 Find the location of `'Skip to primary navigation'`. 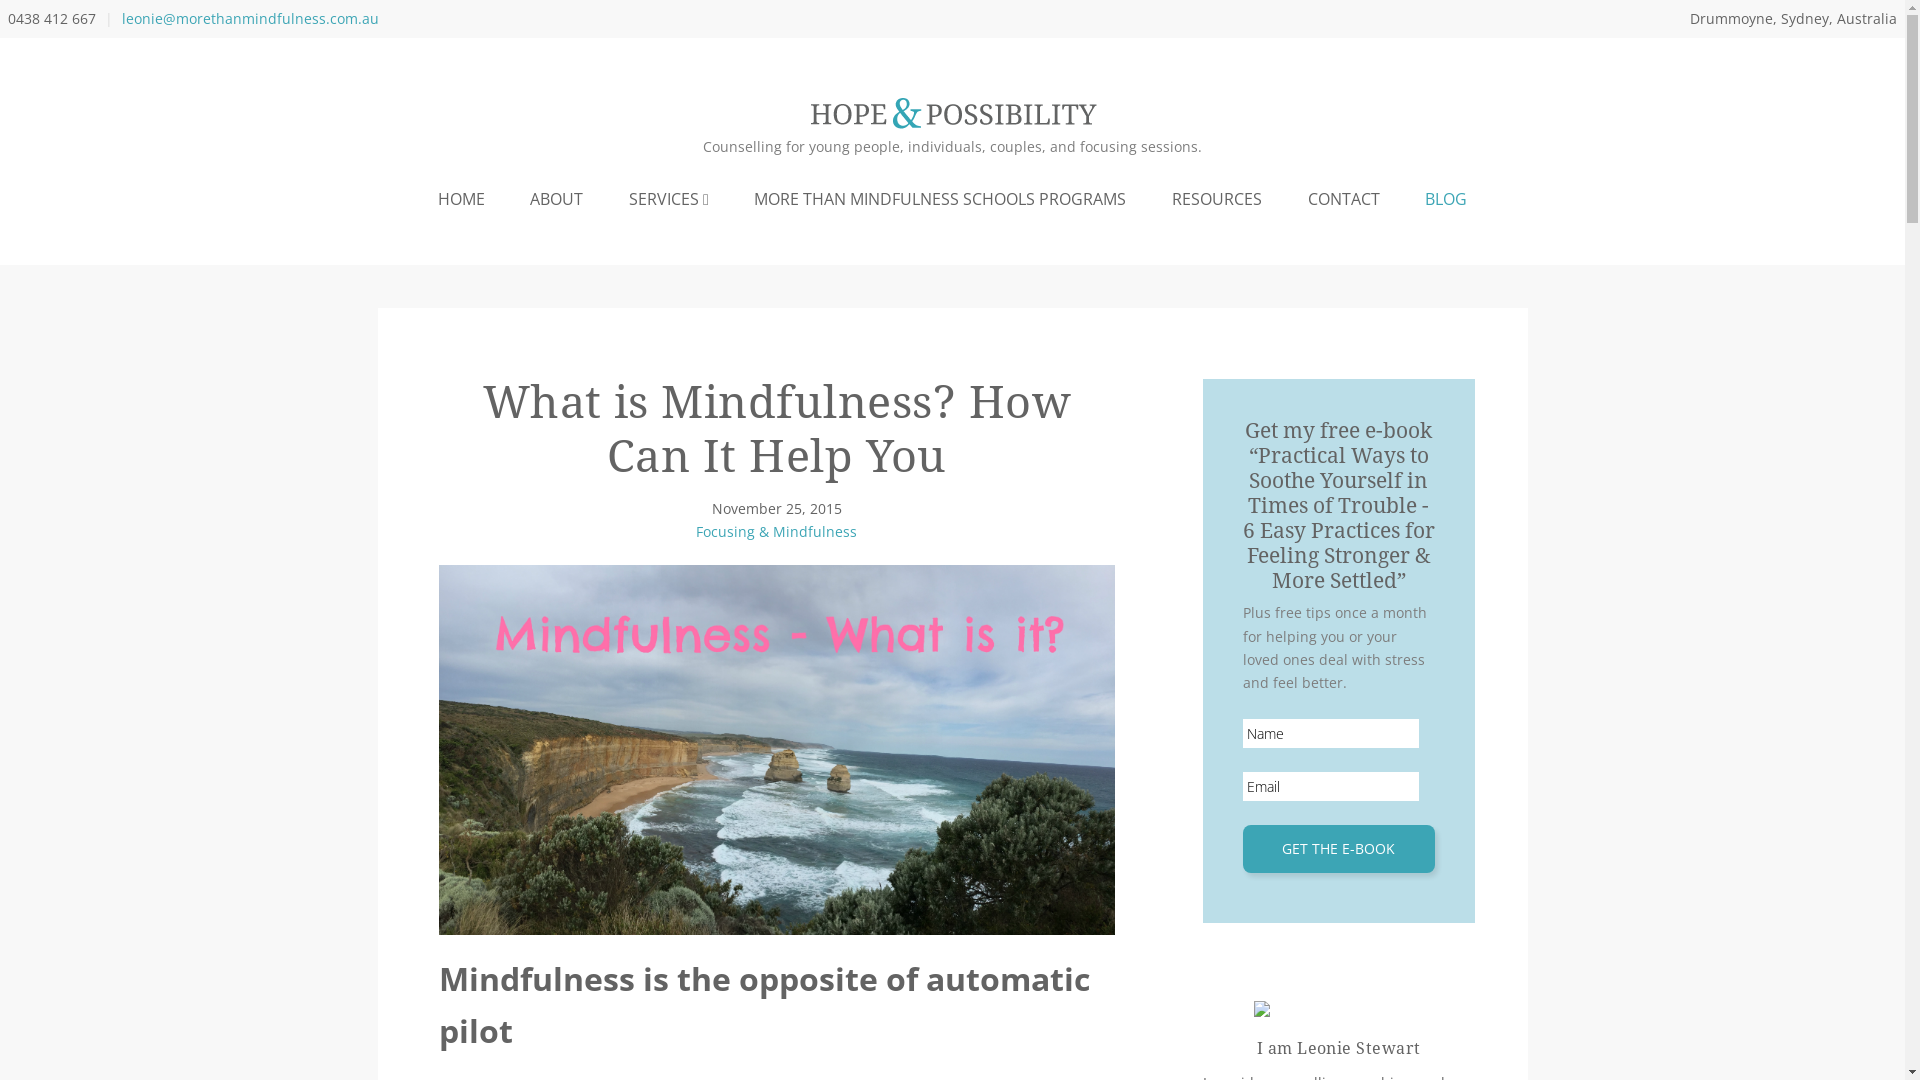

'Skip to primary navigation' is located at coordinates (0, 0).